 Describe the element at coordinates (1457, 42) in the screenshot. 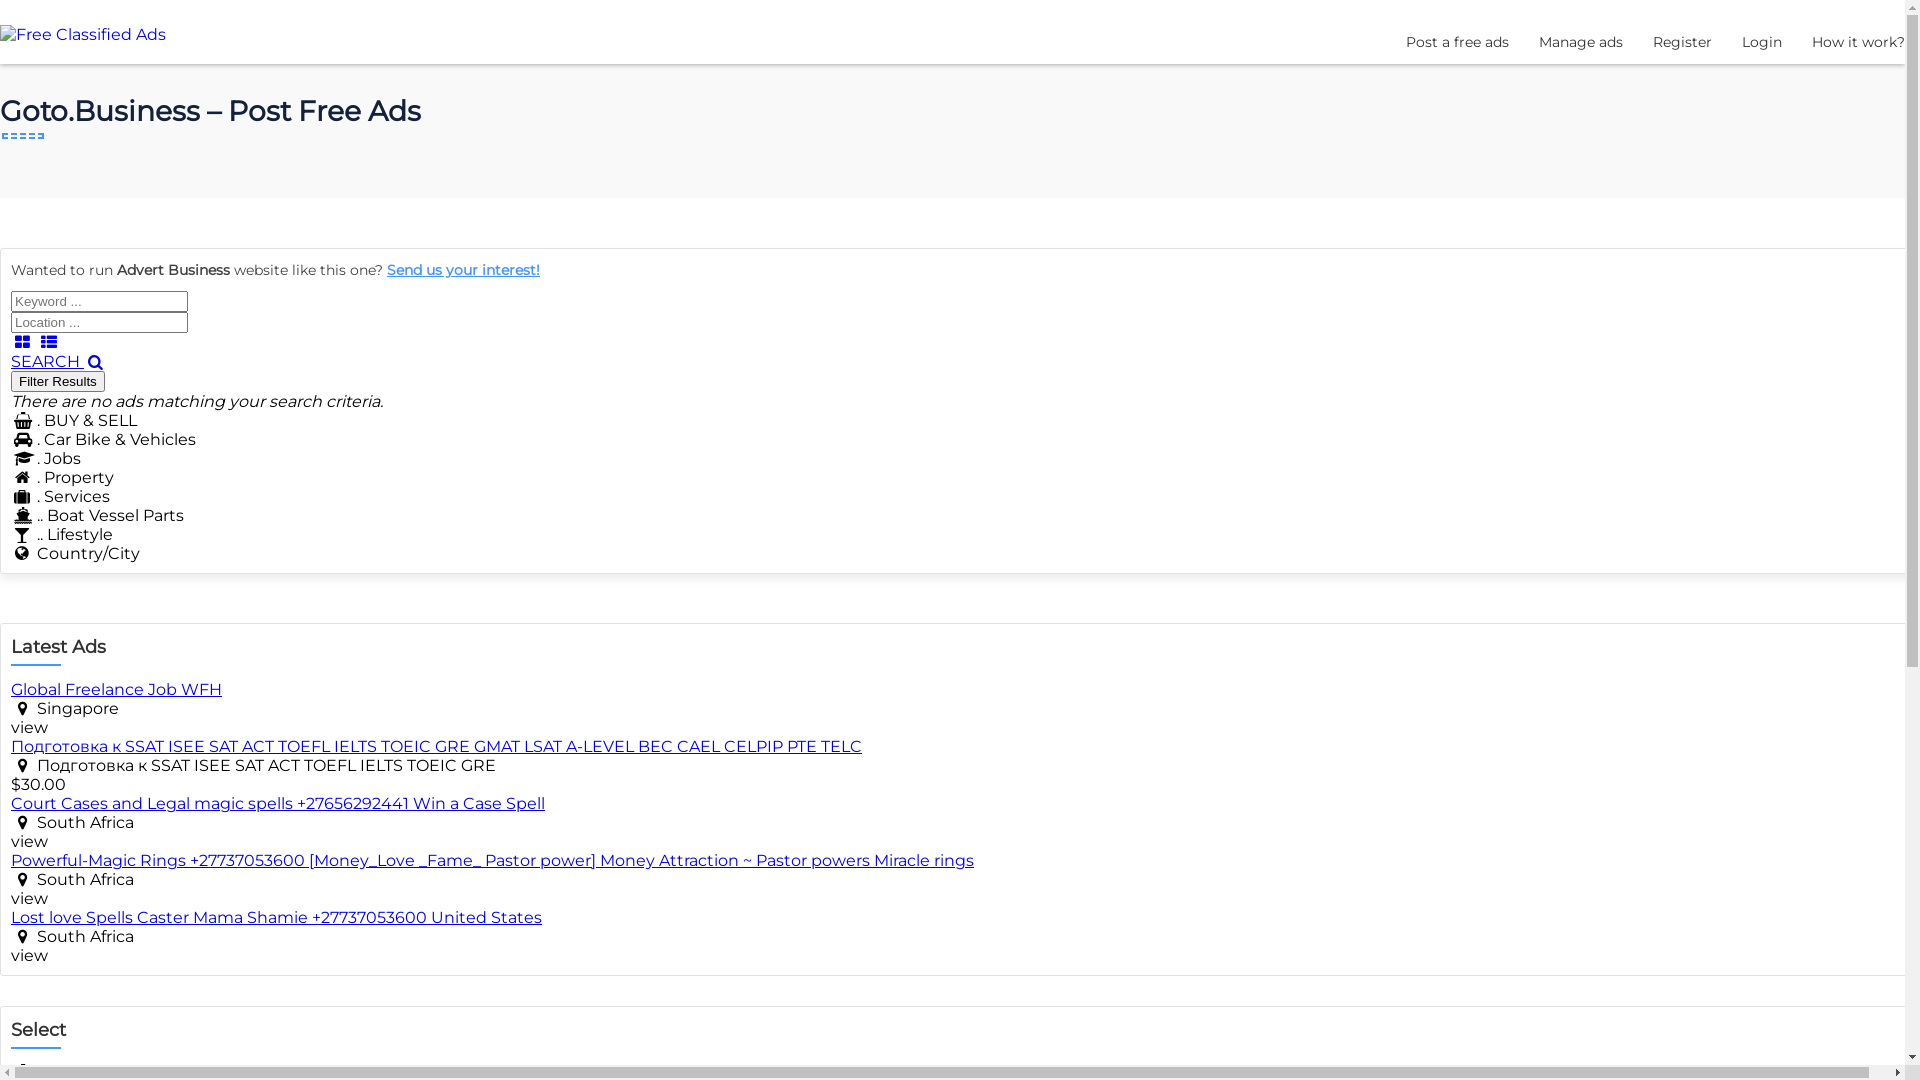

I see `'Post a free ads'` at that location.